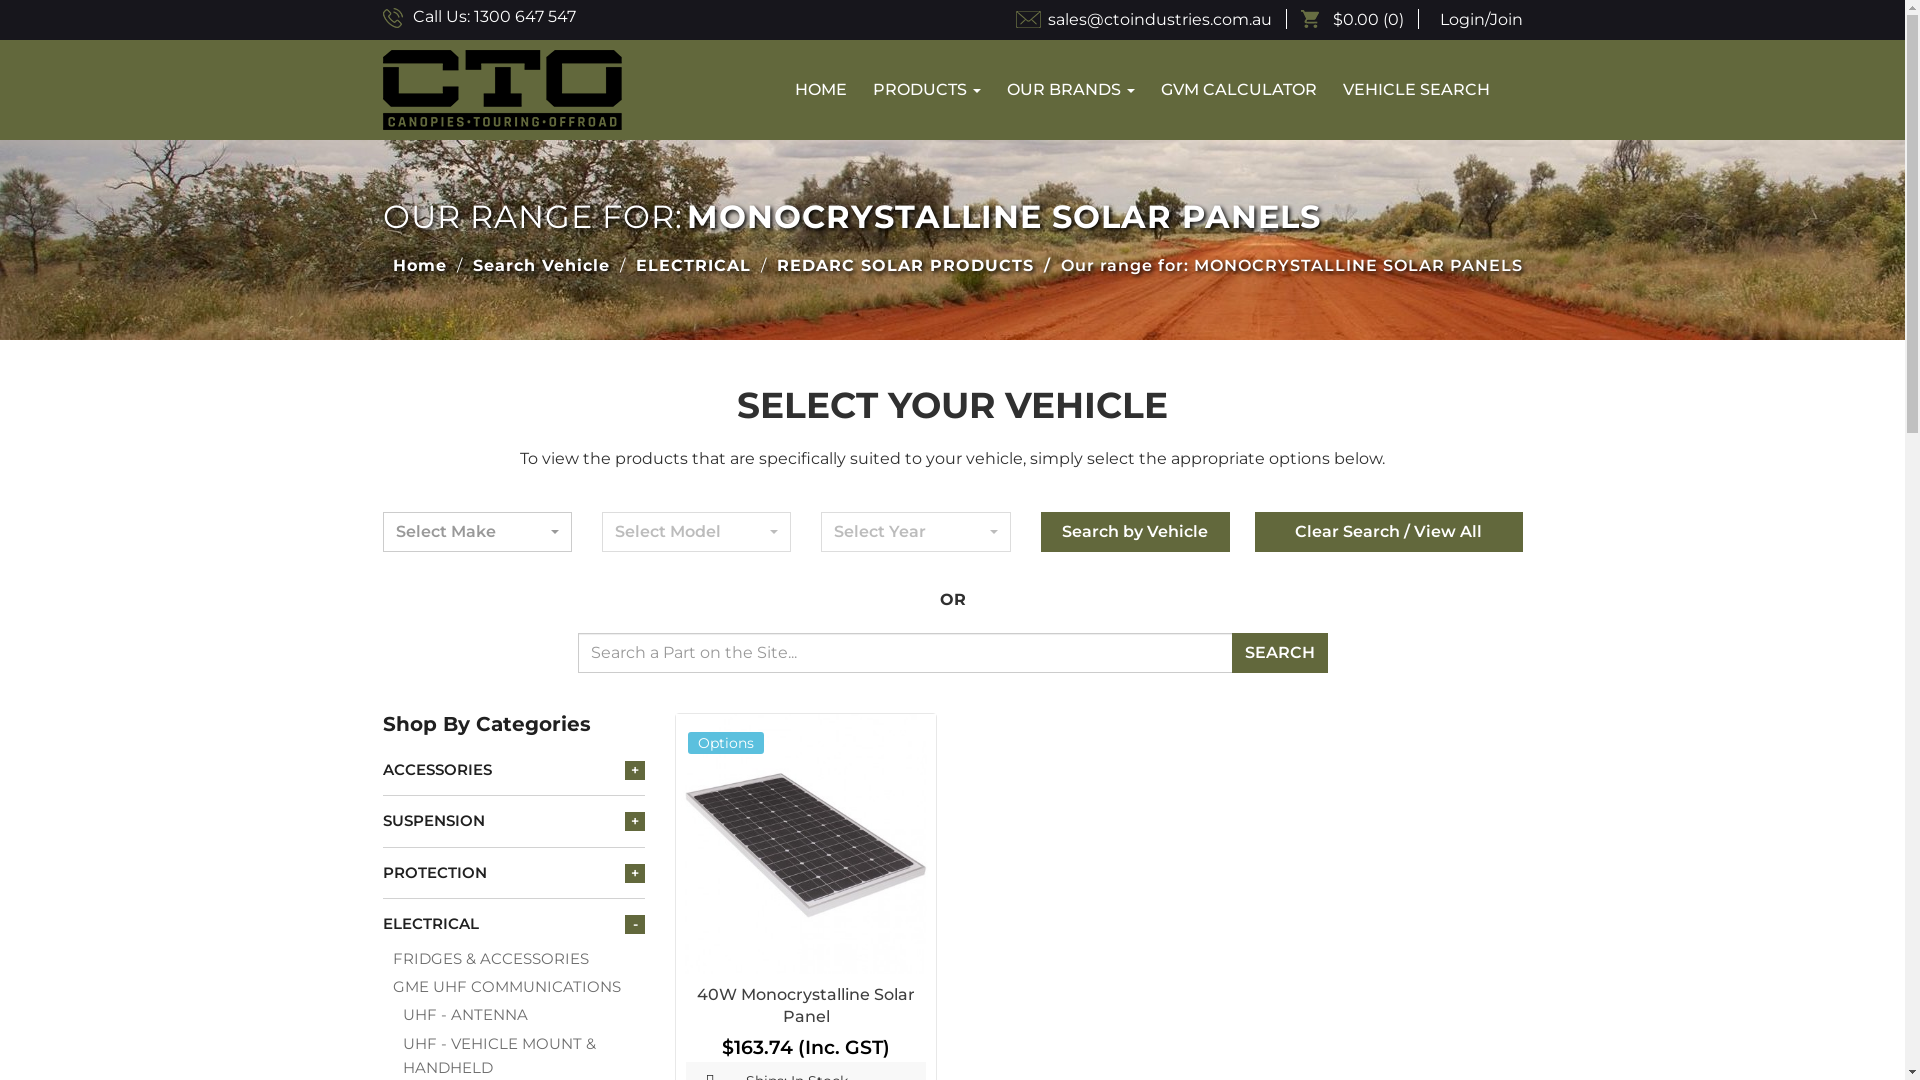  Describe the element at coordinates (633, 821) in the screenshot. I see `'+'` at that location.